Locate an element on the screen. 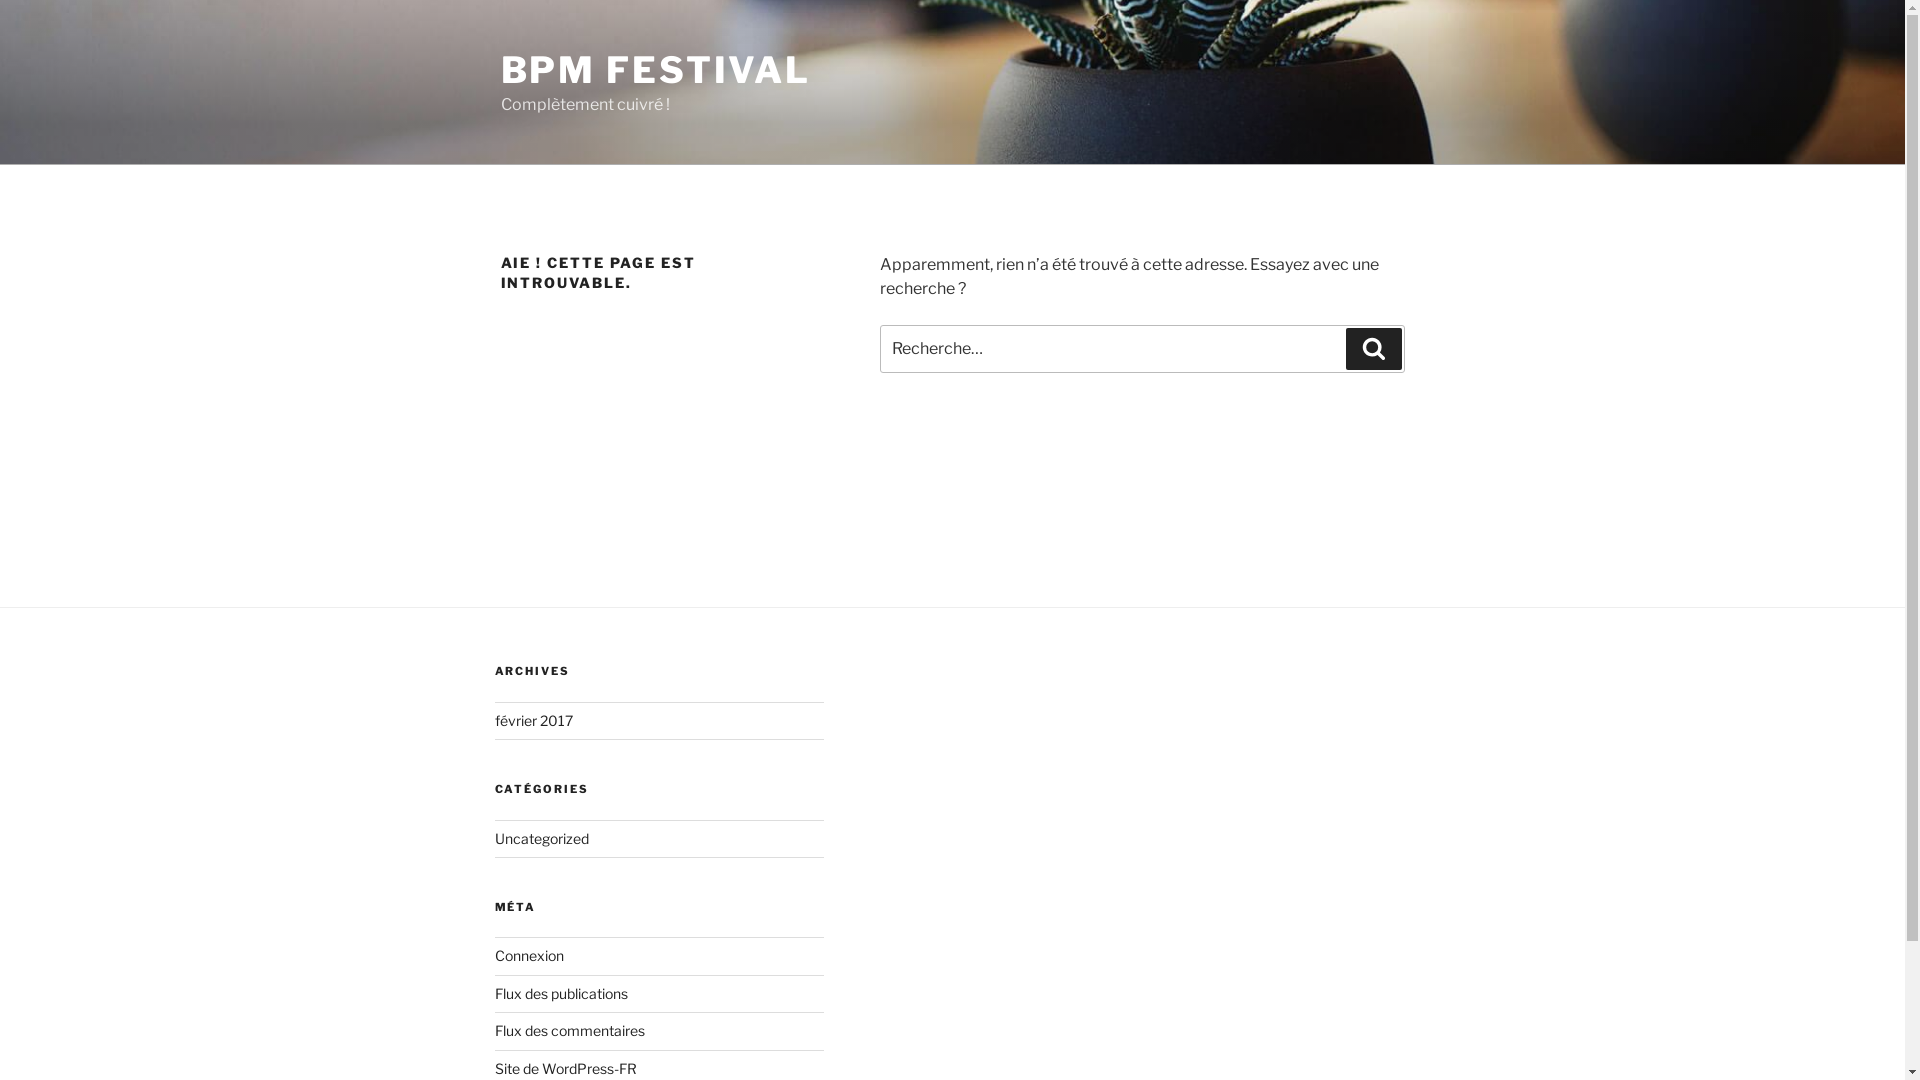 This screenshot has height=1080, width=1920. 'Uncategorized' is located at coordinates (494, 838).